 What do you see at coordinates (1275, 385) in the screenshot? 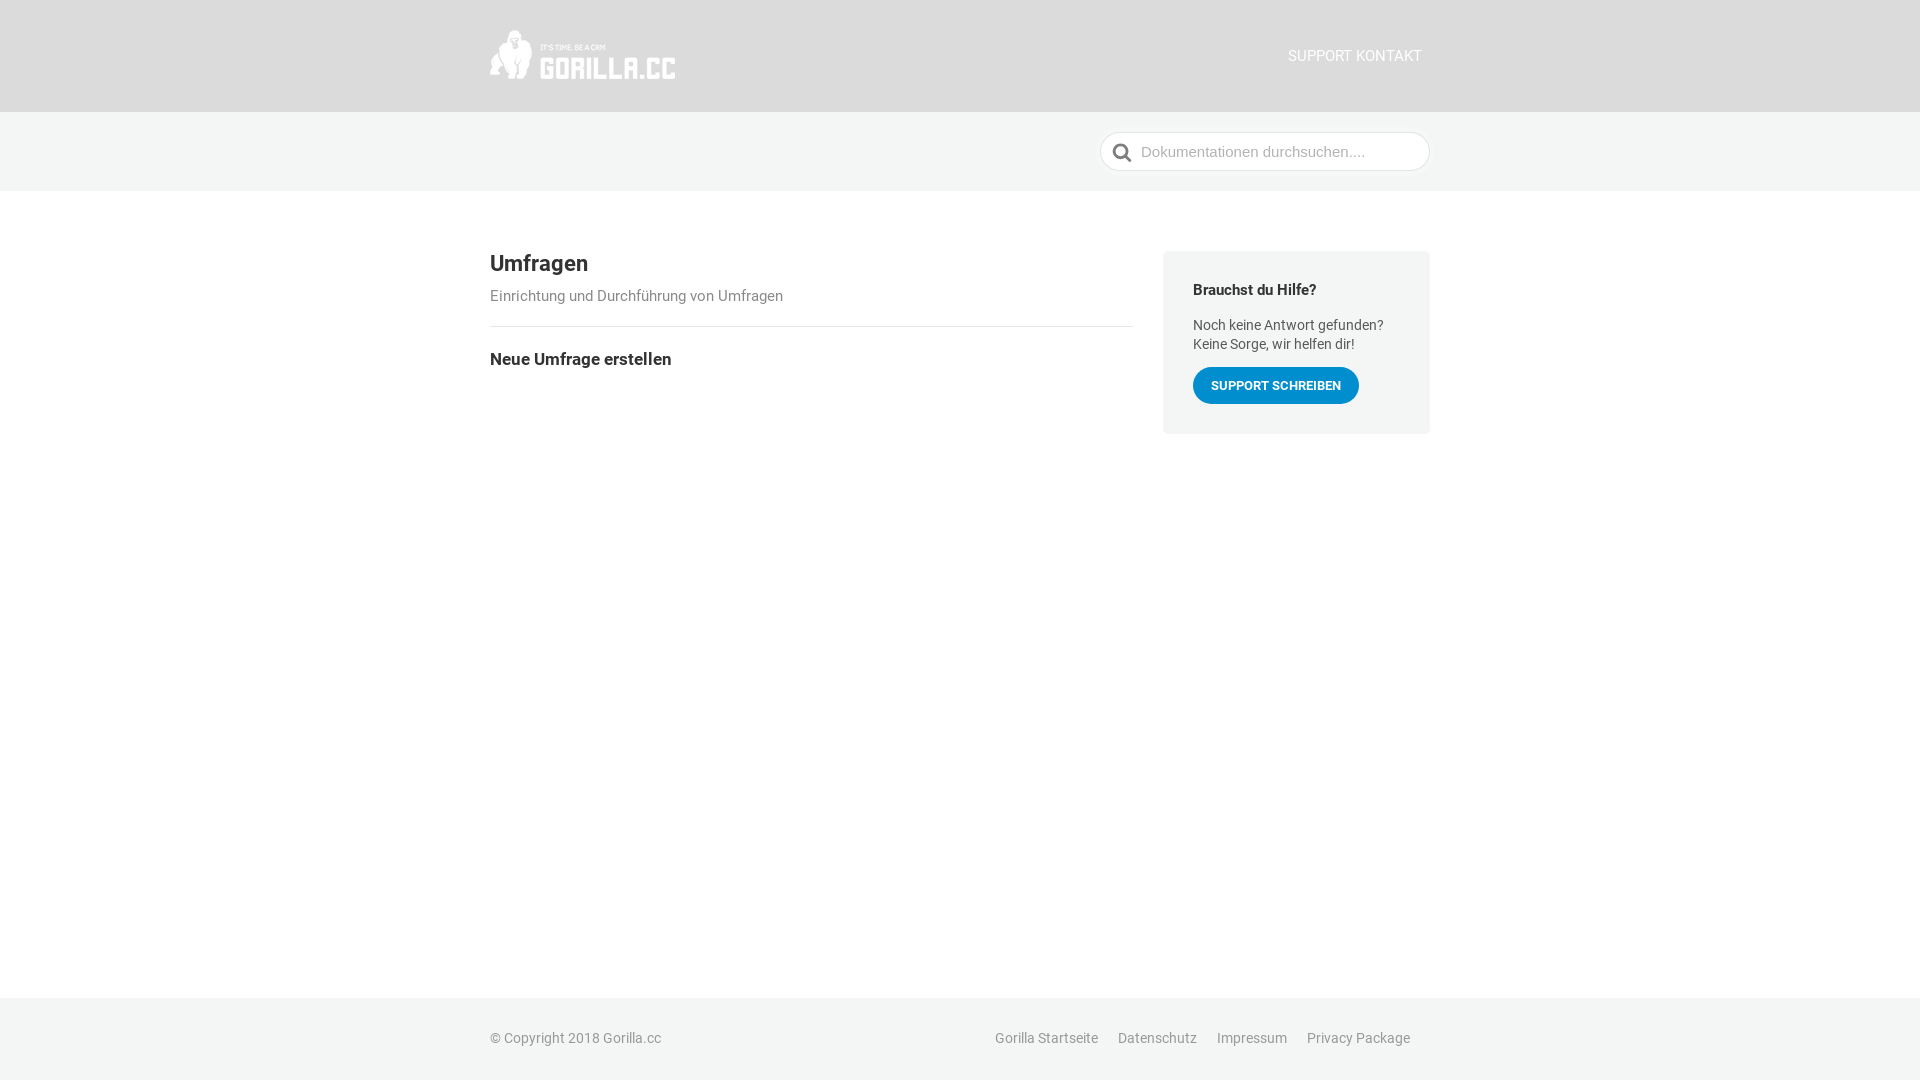
I see `'SUPPORT SCHREIBEN'` at bounding box center [1275, 385].